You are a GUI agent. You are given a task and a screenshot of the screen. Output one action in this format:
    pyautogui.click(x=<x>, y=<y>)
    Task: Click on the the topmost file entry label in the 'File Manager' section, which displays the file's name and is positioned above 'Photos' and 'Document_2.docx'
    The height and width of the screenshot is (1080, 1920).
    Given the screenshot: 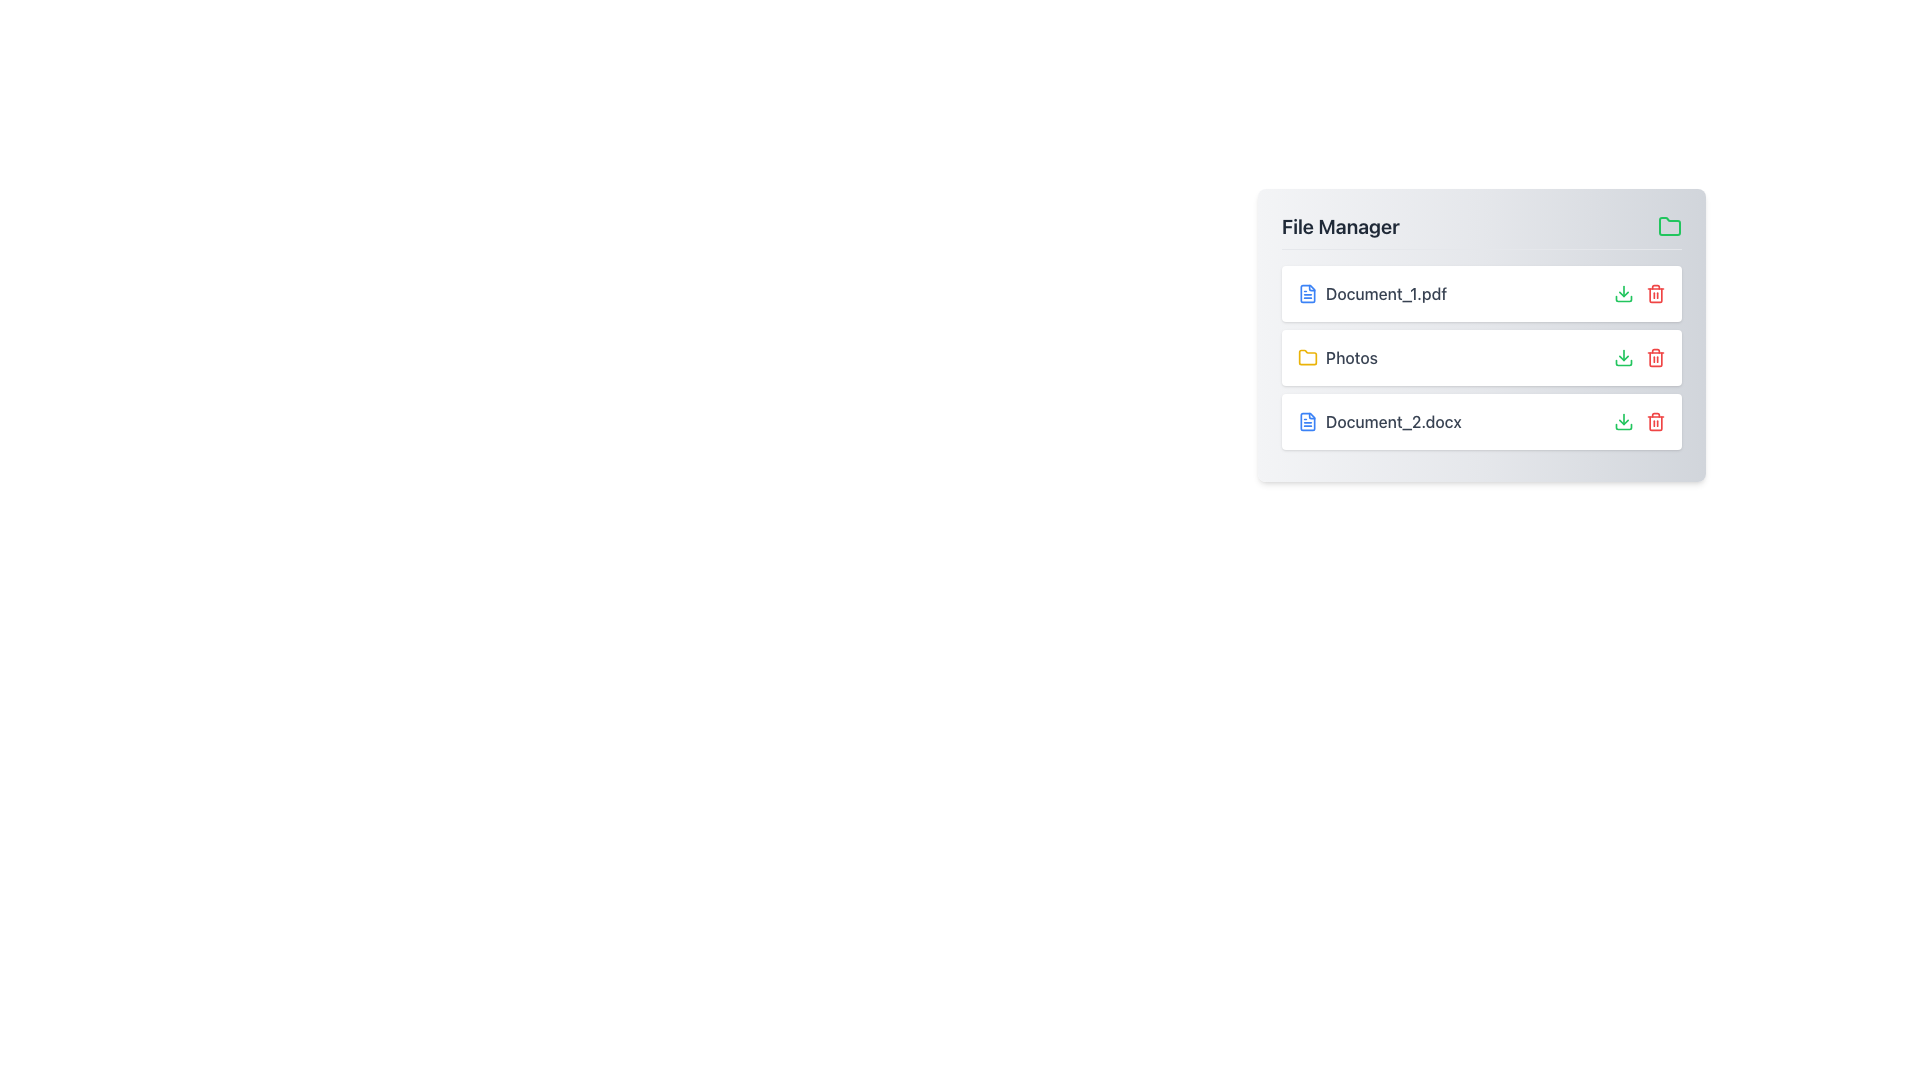 What is the action you would take?
    pyautogui.click(x=1371, y=293)
    